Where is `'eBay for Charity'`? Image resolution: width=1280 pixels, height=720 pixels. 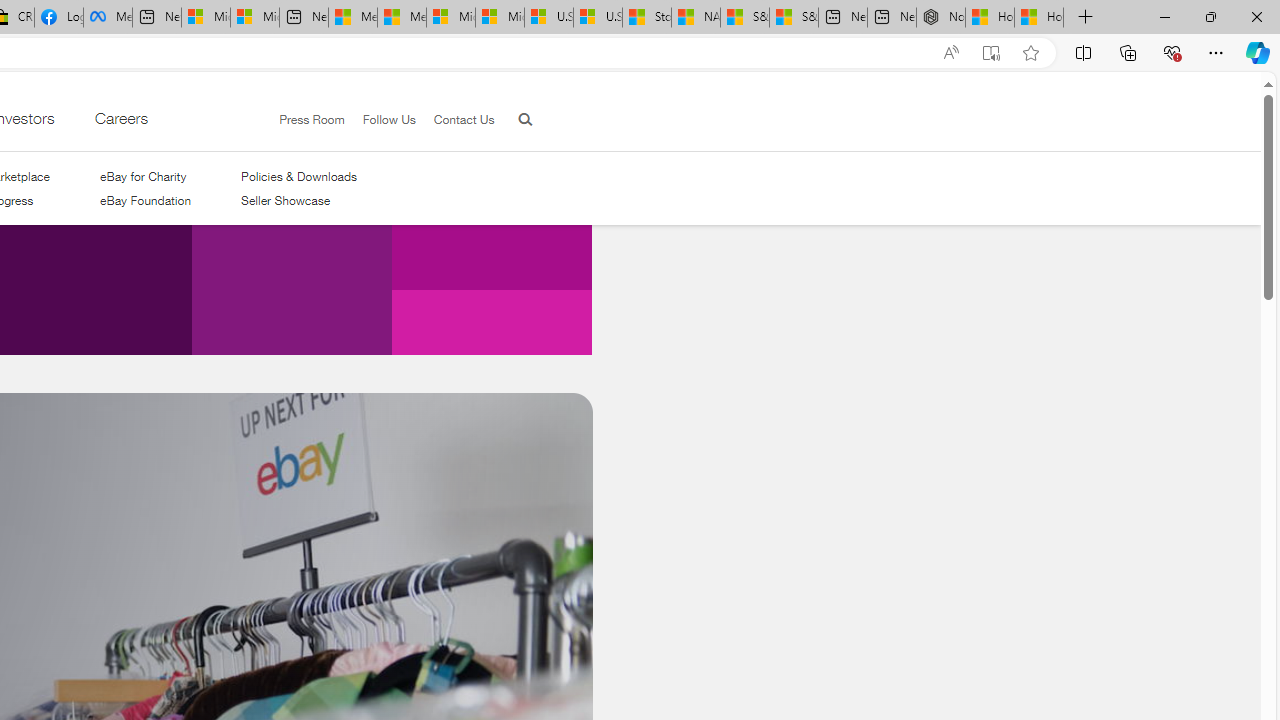
'eBay for Charity' is located at coordinates (141, 175).